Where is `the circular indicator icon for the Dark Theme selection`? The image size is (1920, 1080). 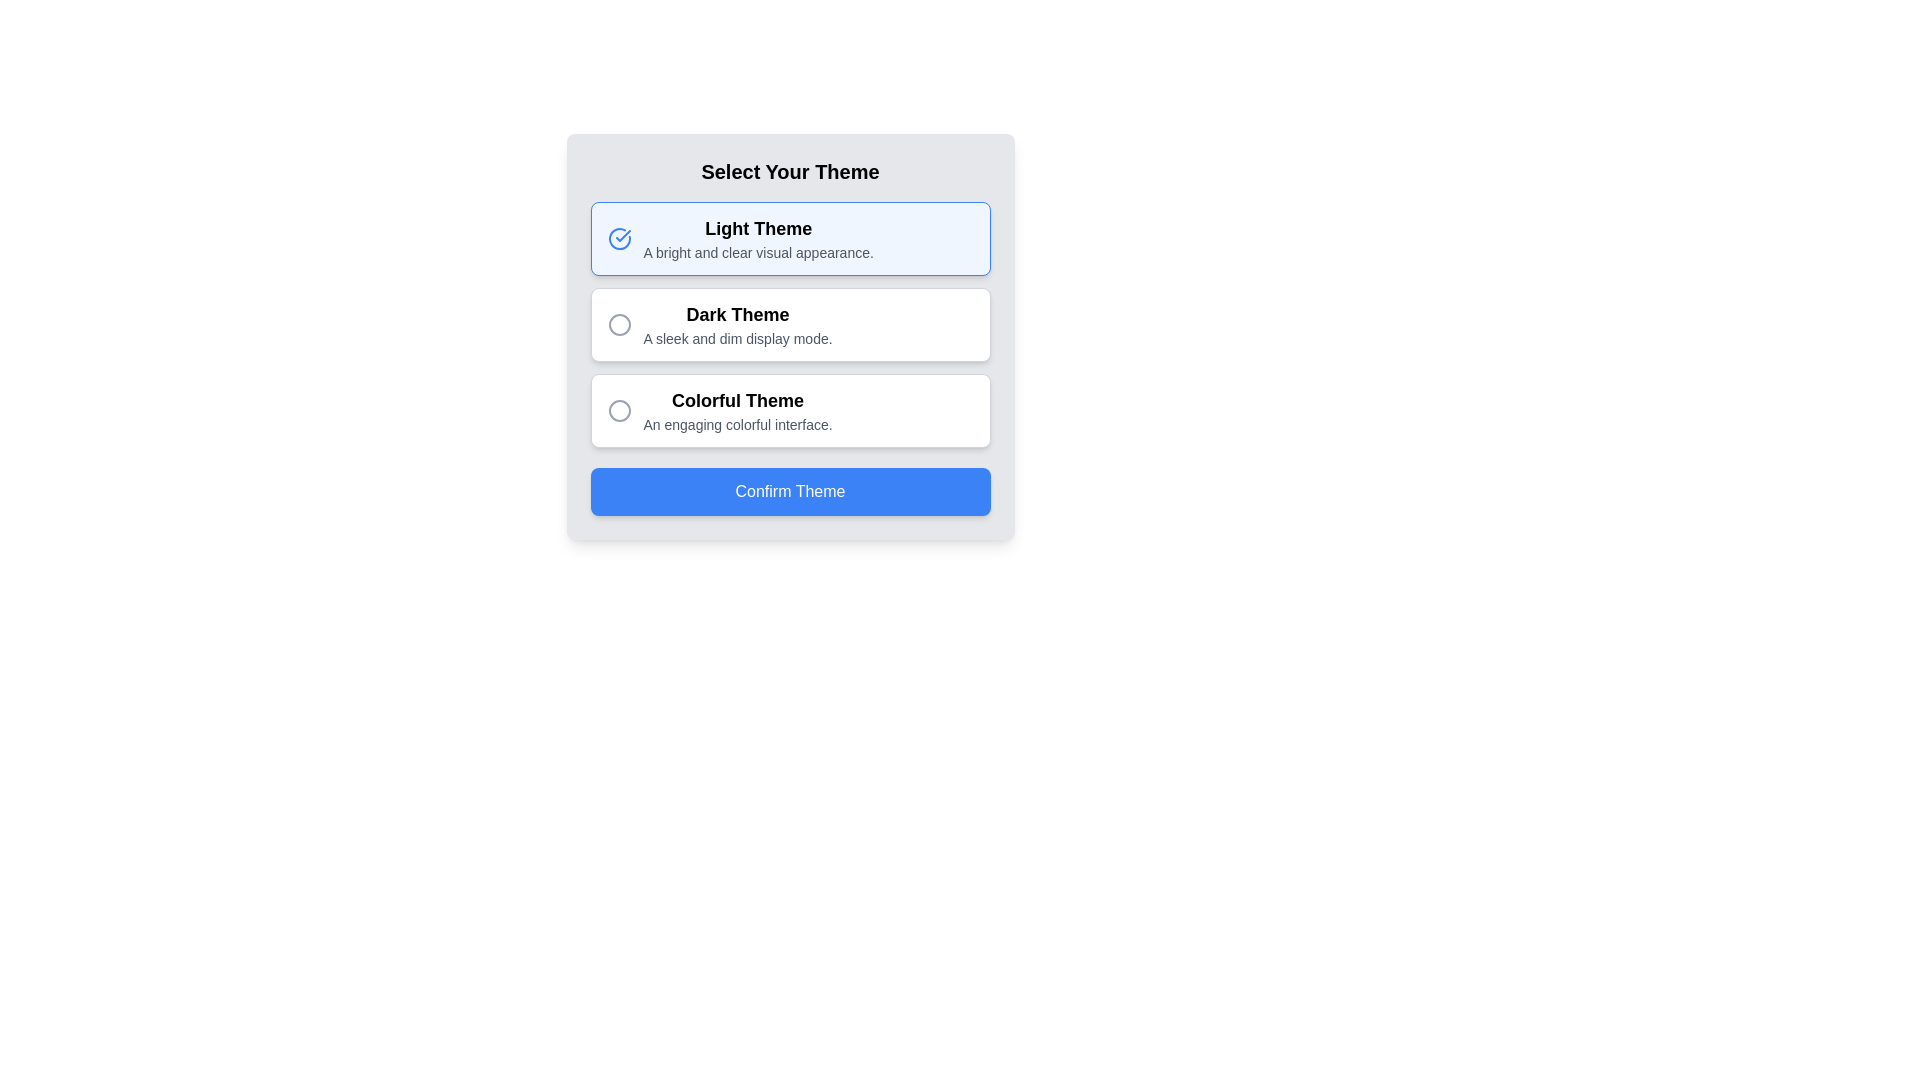
the circular indicator icon for the Dark Theme selection is located at coordinates (618, 323).